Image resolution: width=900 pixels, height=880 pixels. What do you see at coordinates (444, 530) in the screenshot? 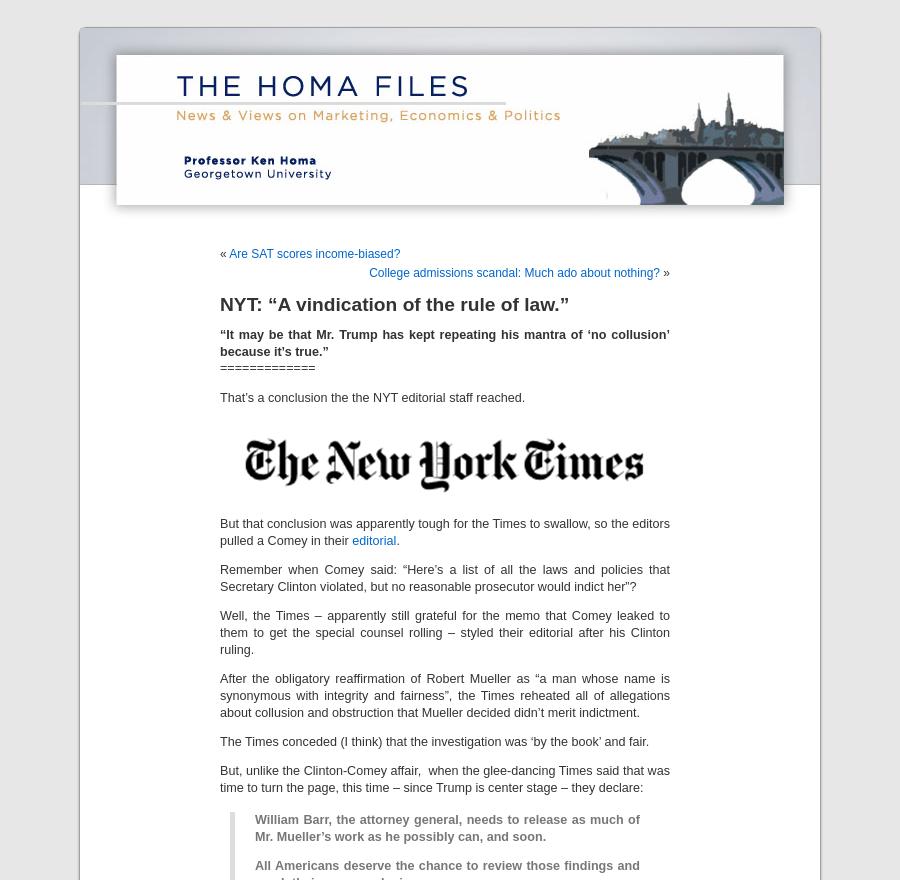
I see `'But that conclusion was apparently tough for the Times to swallow, so the editors pulled a Comey in their'` at bounding box center [444, 530].